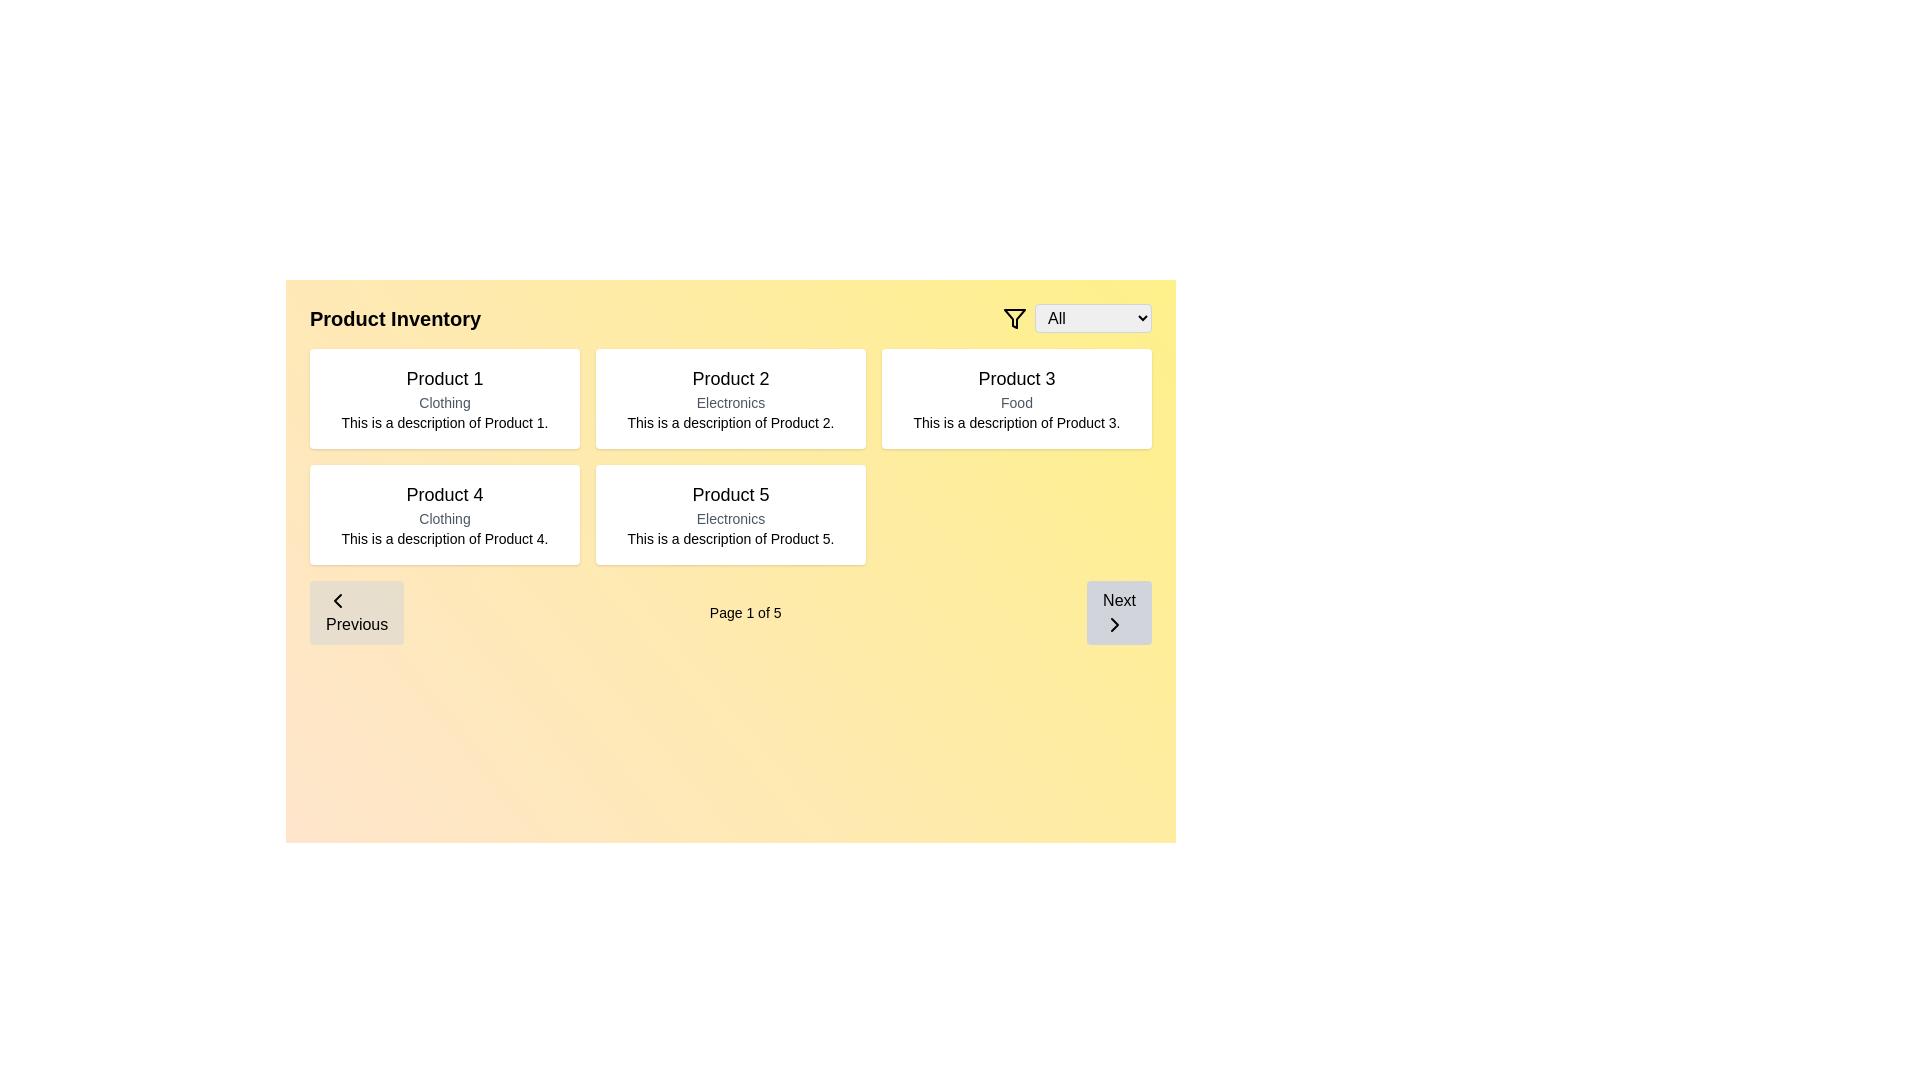  I want to click on the descriptive text element that contains 'This is a description of Product 4.' in the product card located in the bottom row, first column, so click(444, 538).